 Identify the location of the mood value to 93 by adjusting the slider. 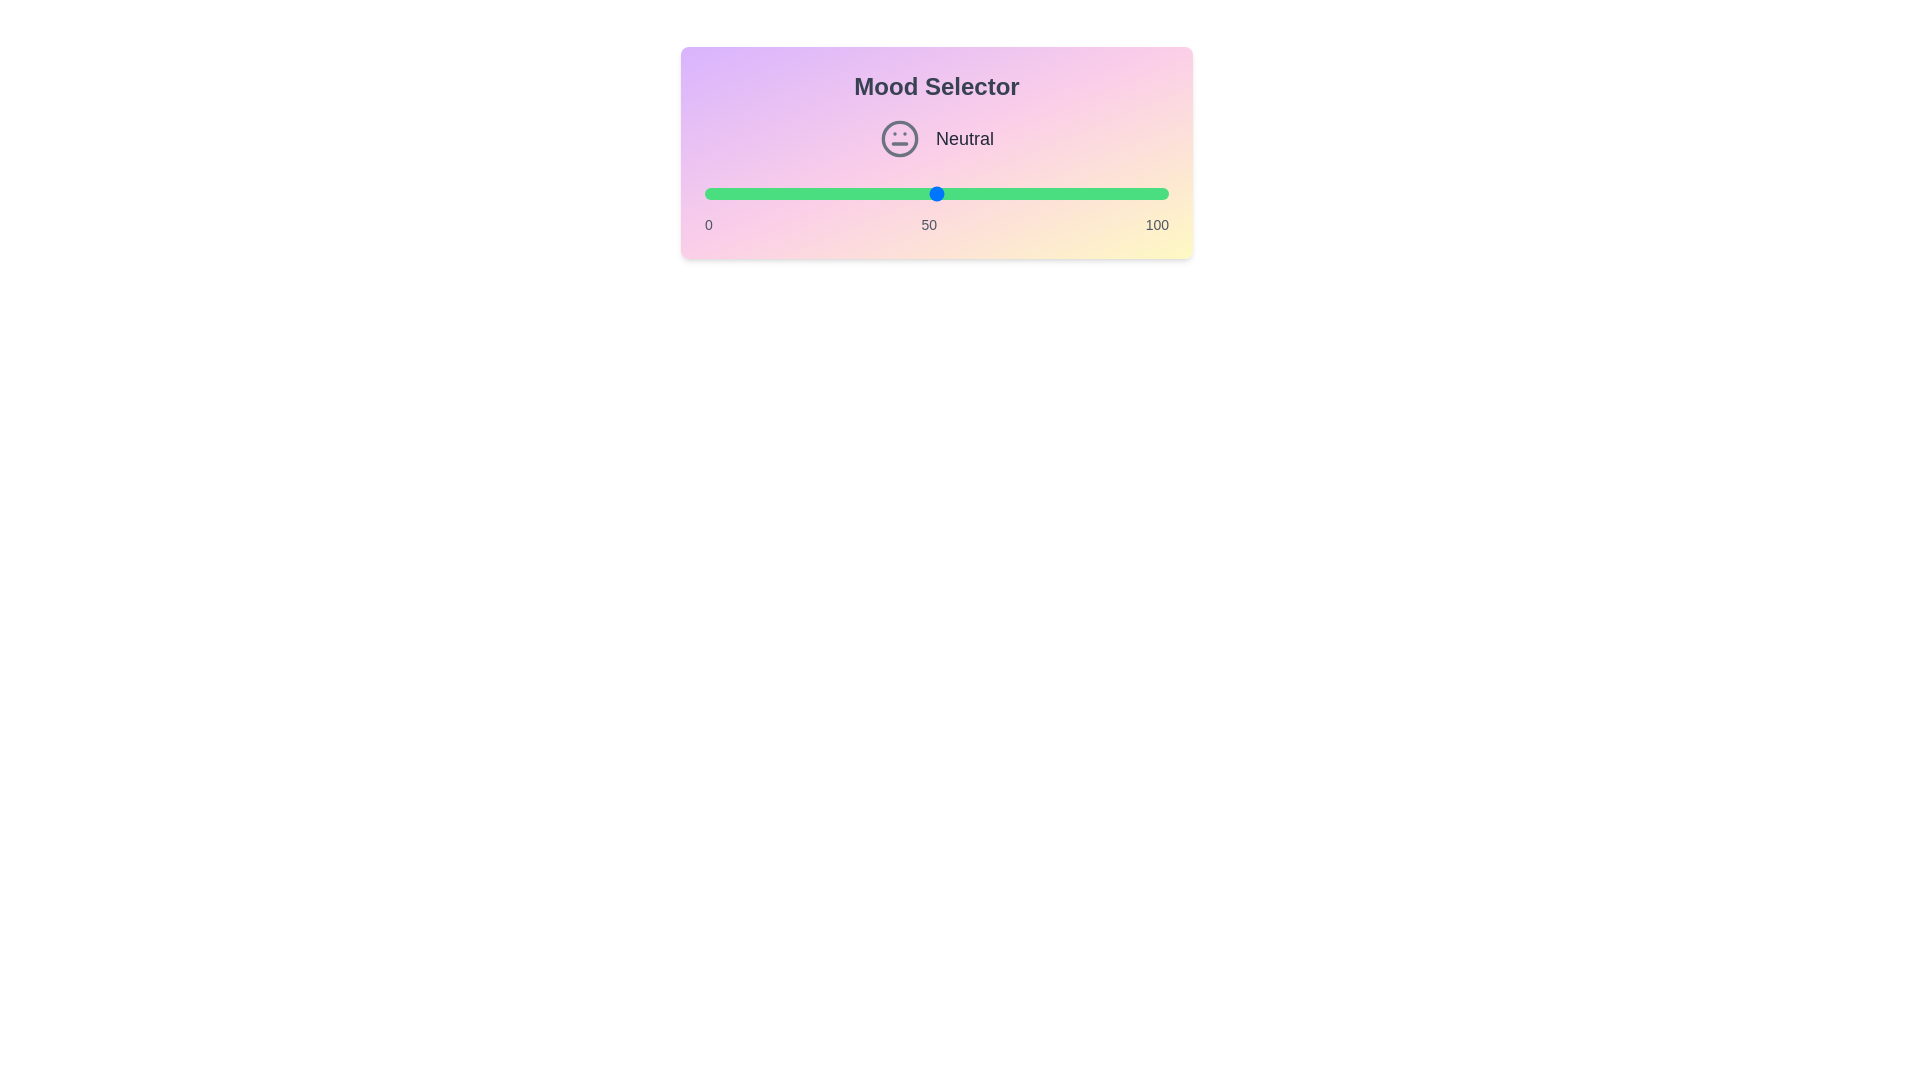
(1136, 193).